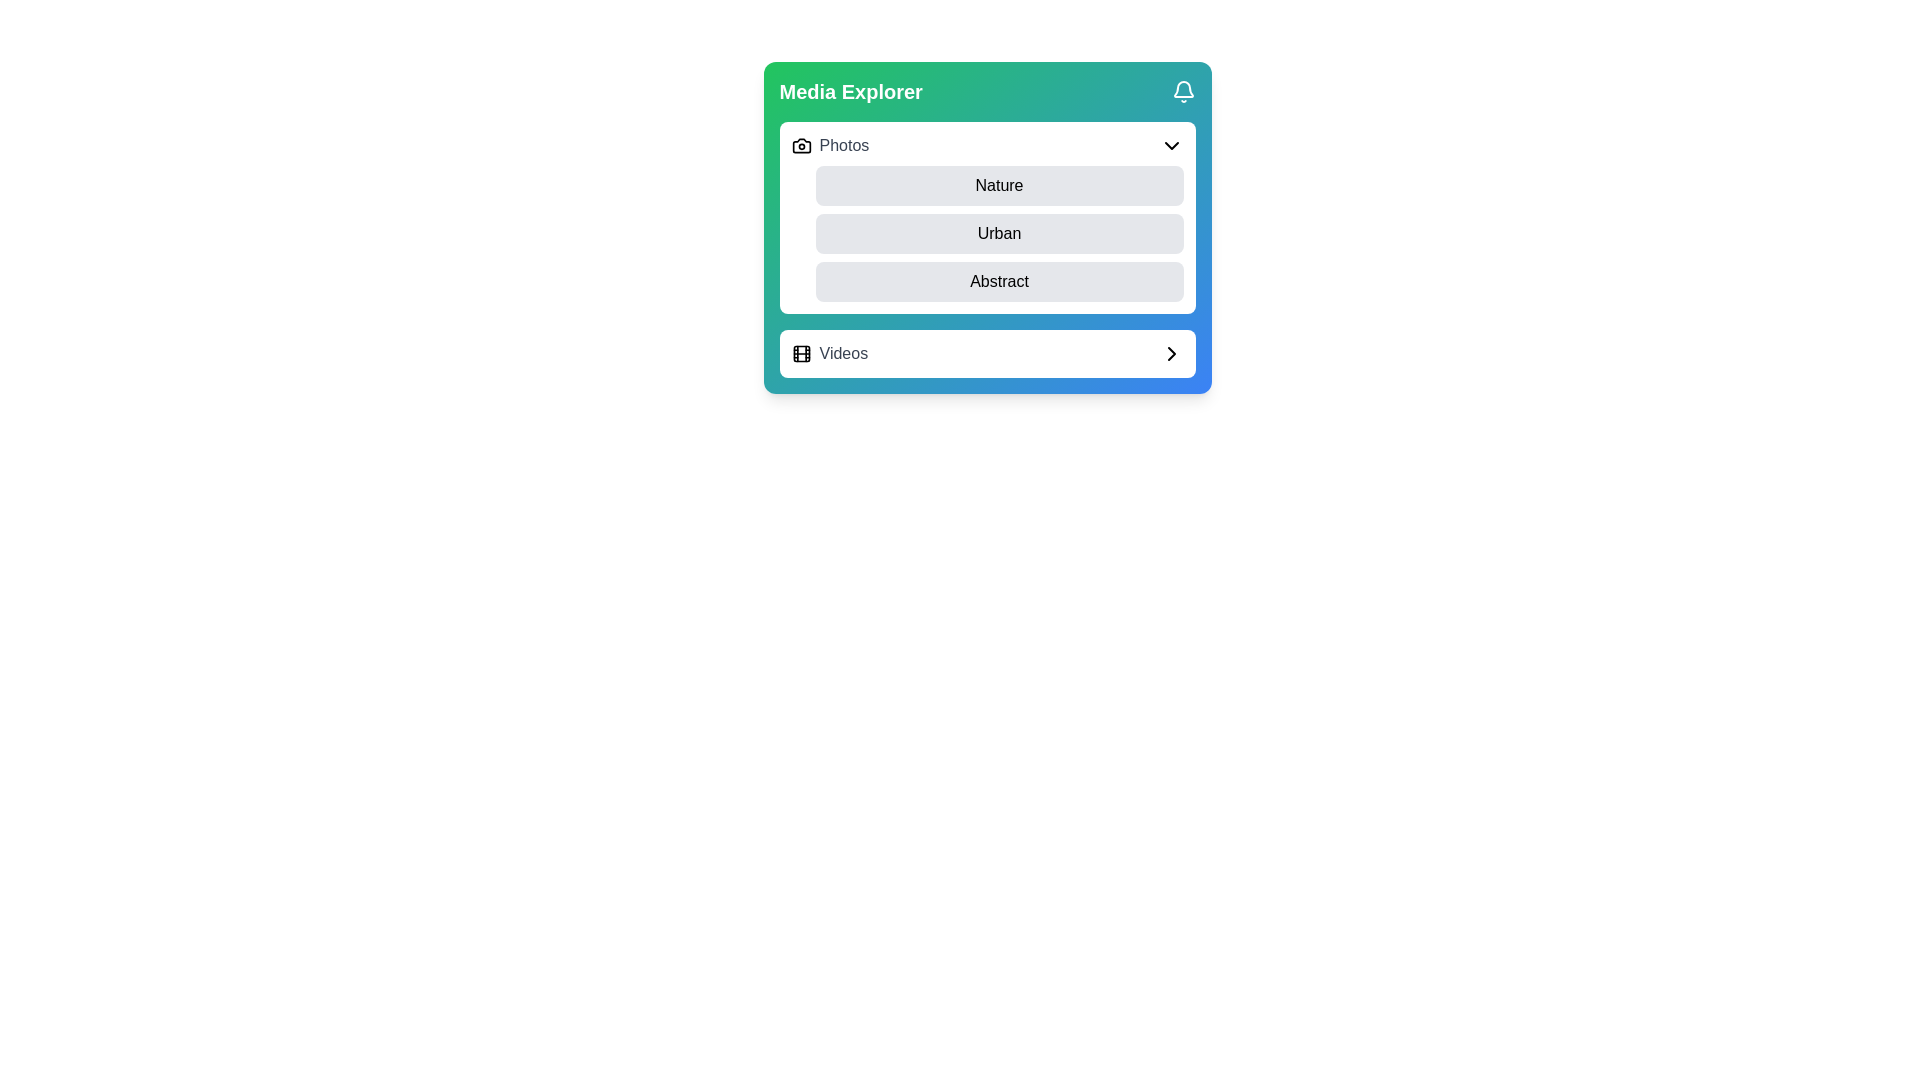 Image resolution: width=1920 pixels, height=1080 pixels. Describe the element at coordinates (801, 145) in the screenshot. I see `camera icon located in the 'Photos' section of the 'Media Explorer' card, positioned on the left side of the dropdown bar labeled 'Photos'` at that location.